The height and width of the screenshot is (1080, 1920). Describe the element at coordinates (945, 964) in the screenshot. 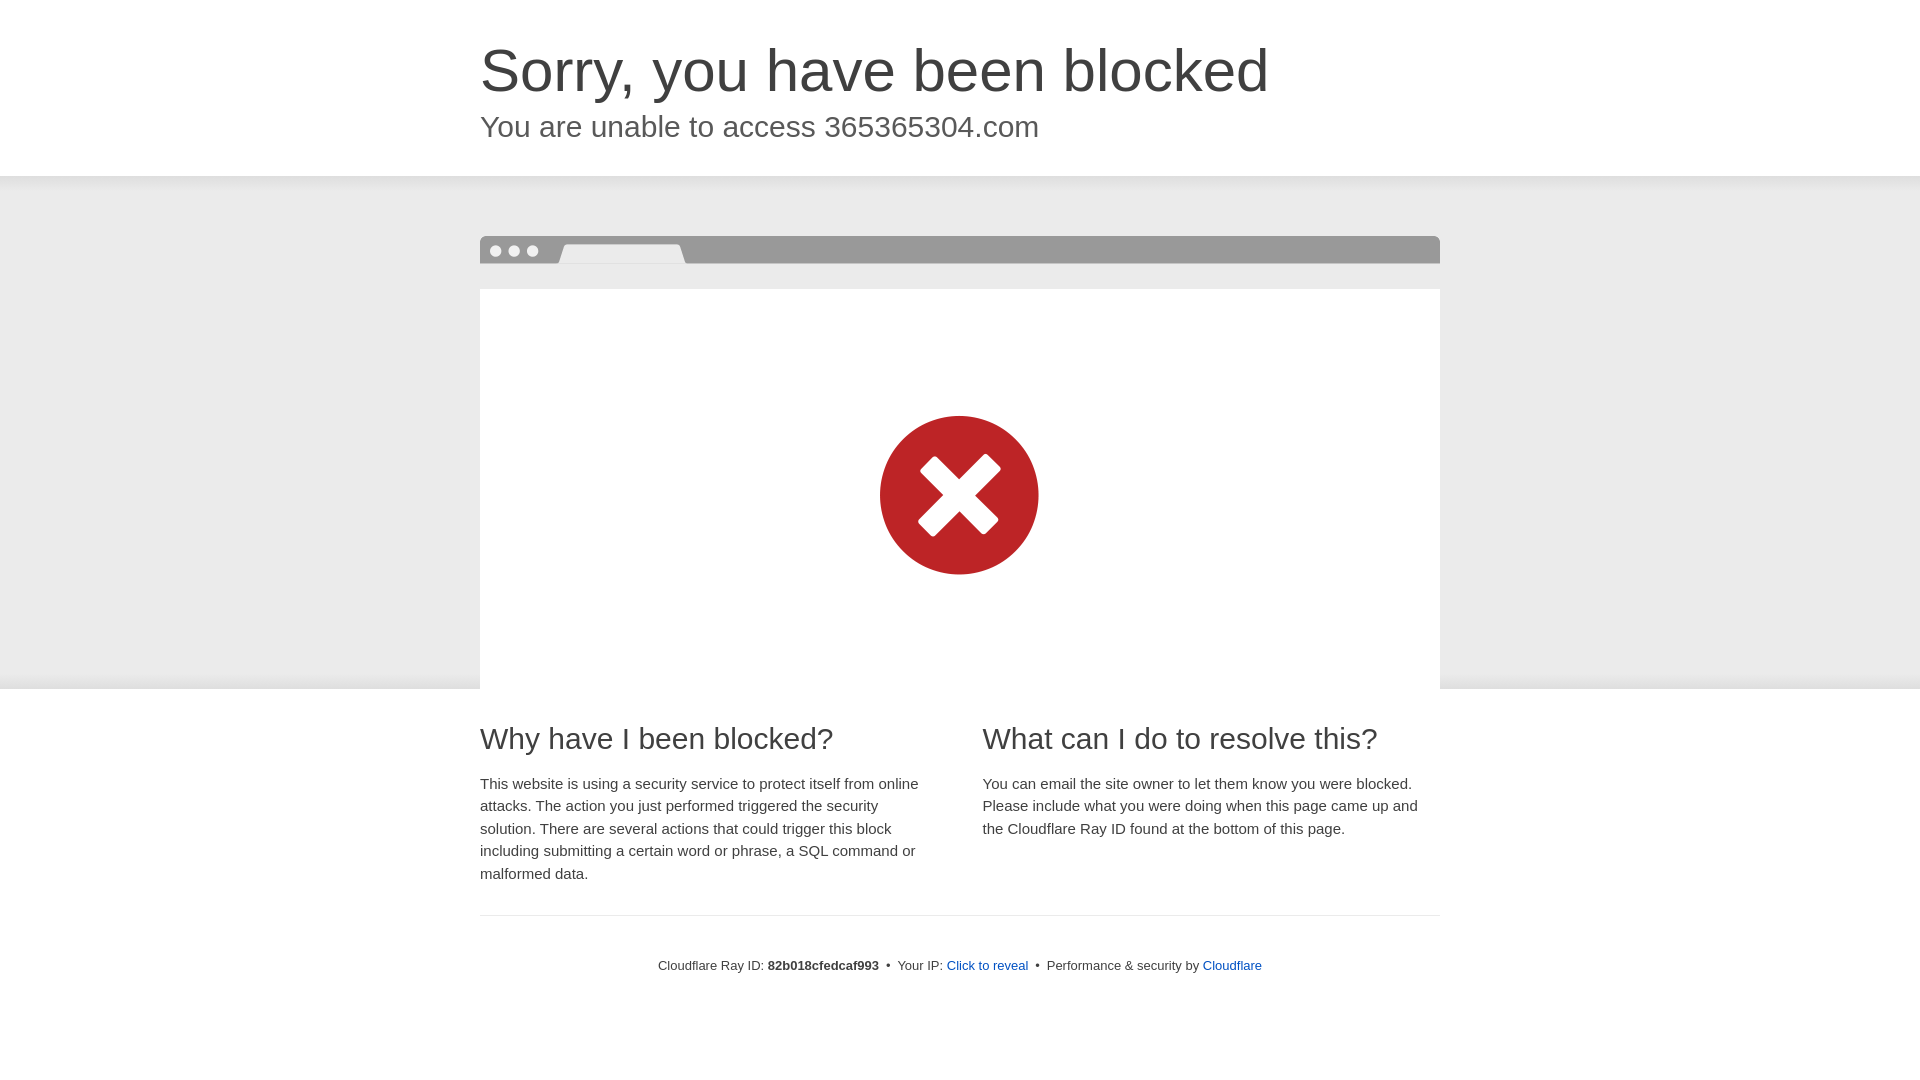

I see `'Click to reveal'` at that location.